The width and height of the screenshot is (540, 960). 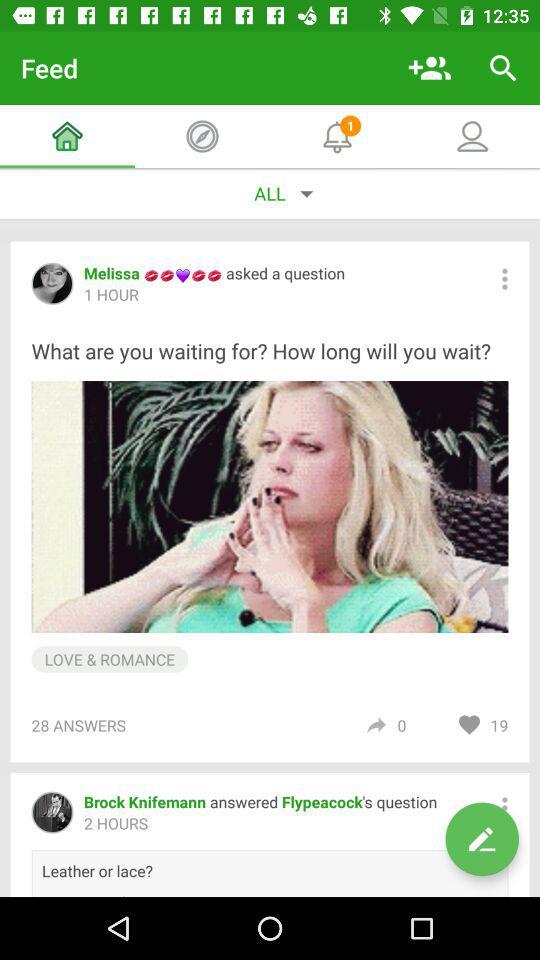 What do you see at coordinates (202, 135) in the screenshot?
I see `the icon which is beside the home` at bounding box center [202, 135].